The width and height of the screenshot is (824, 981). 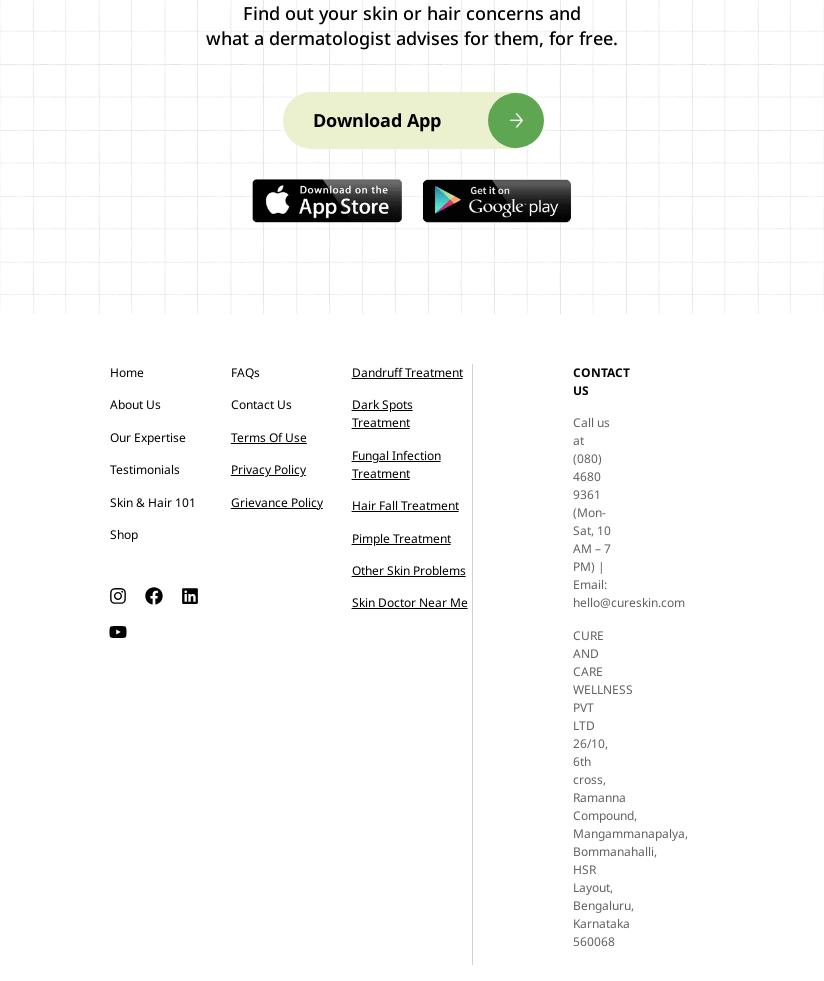 What do you see at coordinates (627, 512) in the screenshot?
I see `'Call us at (080) 4680 9361 (Mon-Sat, 10 AM – 7 PM) | Email: hello@cureskin.com'` at bounding box center [627, 512].